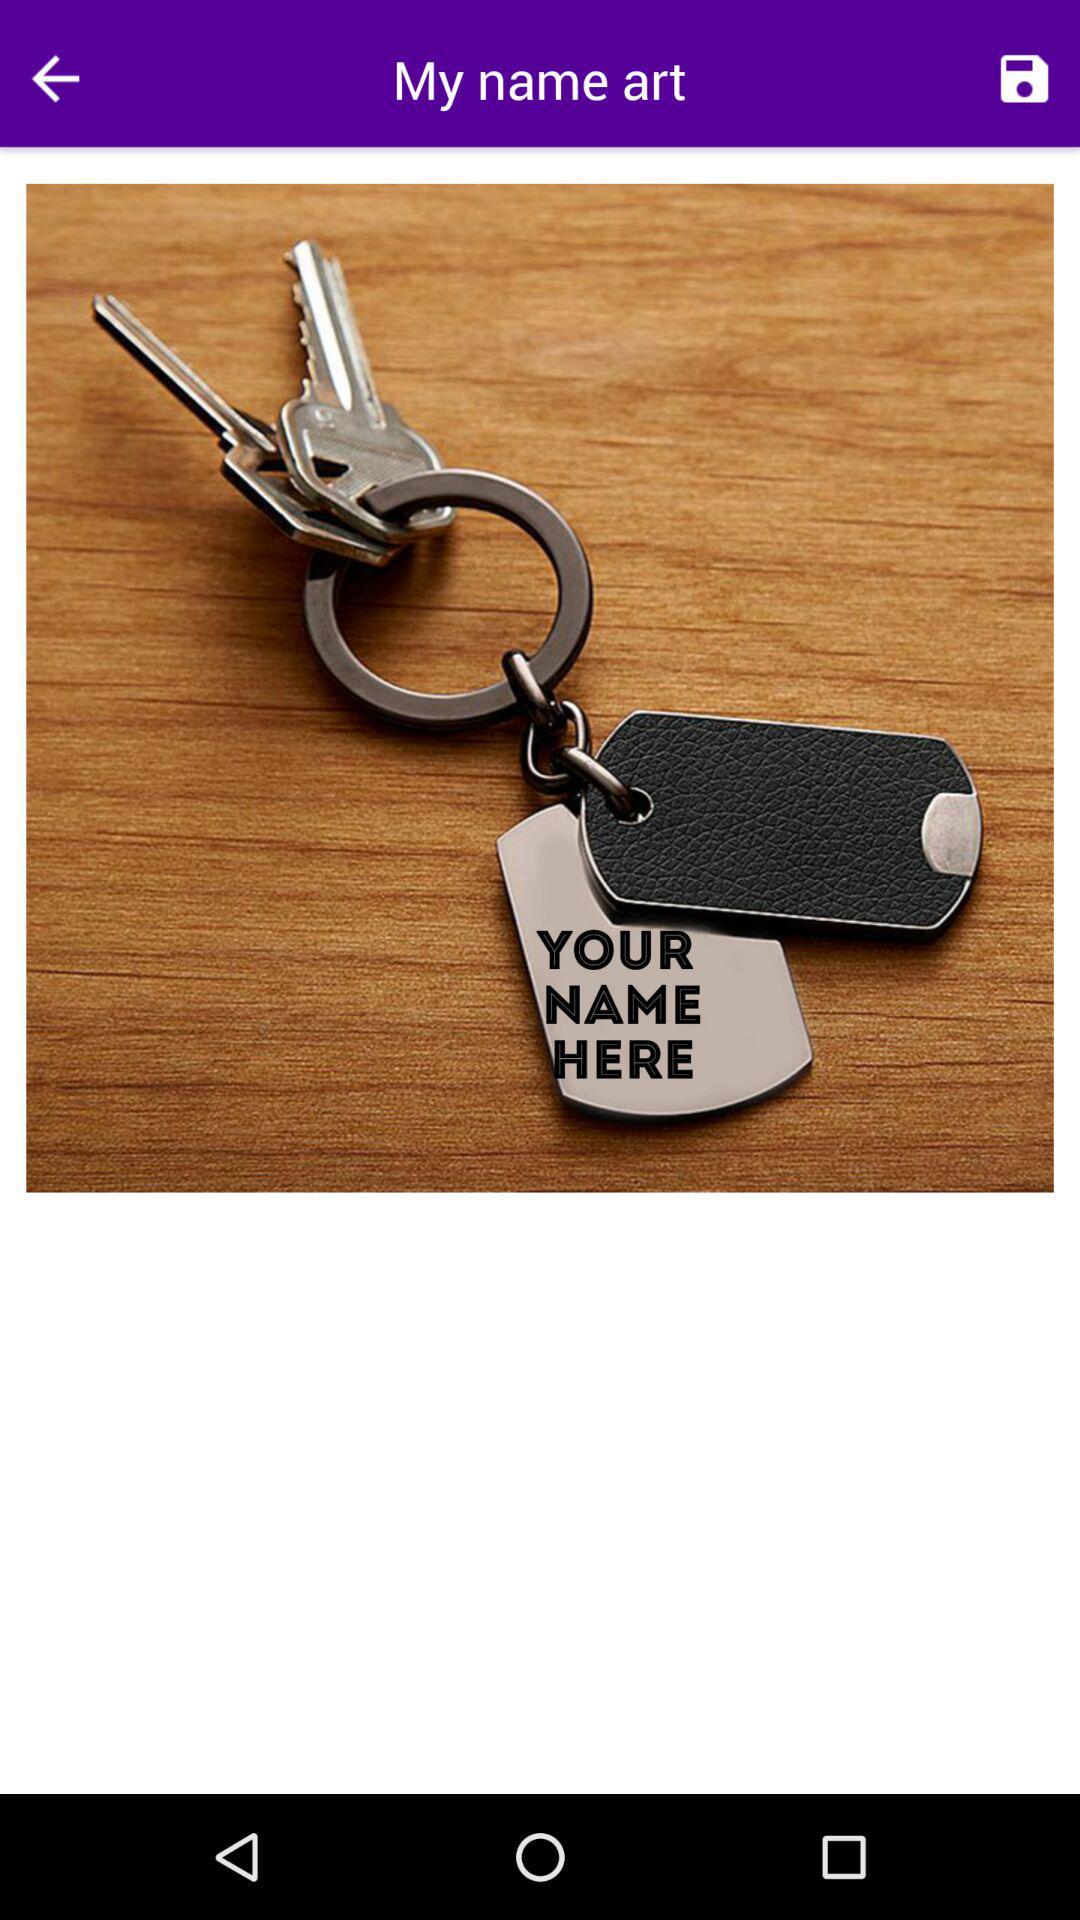 The image size is (1080, 1920). Describe the element at coordinates (54, 78) in the screenshot. I see `the icon at the top left corner` at that location.